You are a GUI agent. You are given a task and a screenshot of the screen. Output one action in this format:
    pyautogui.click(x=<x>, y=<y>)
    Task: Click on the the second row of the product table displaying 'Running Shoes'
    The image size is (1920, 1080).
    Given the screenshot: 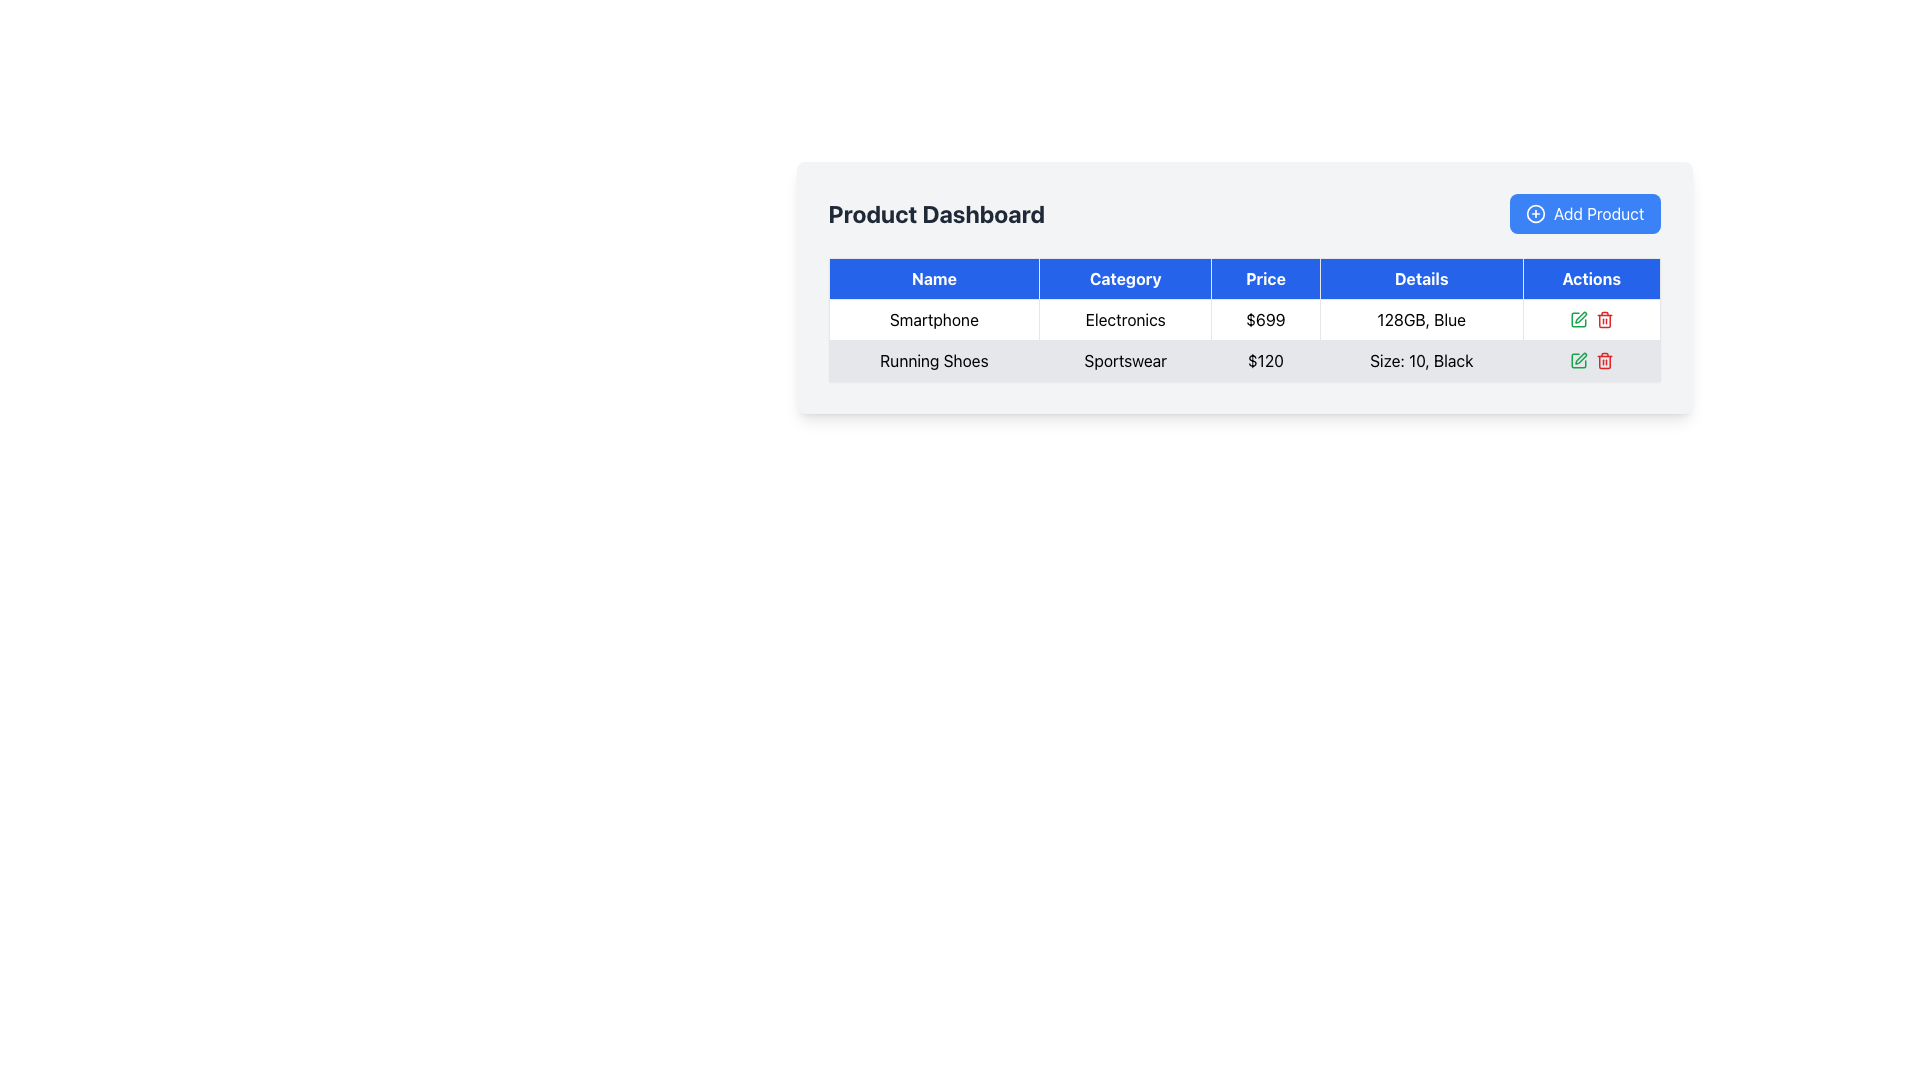 What is the action you would take?
    pyautogui.click(x=1243, y=361)
    